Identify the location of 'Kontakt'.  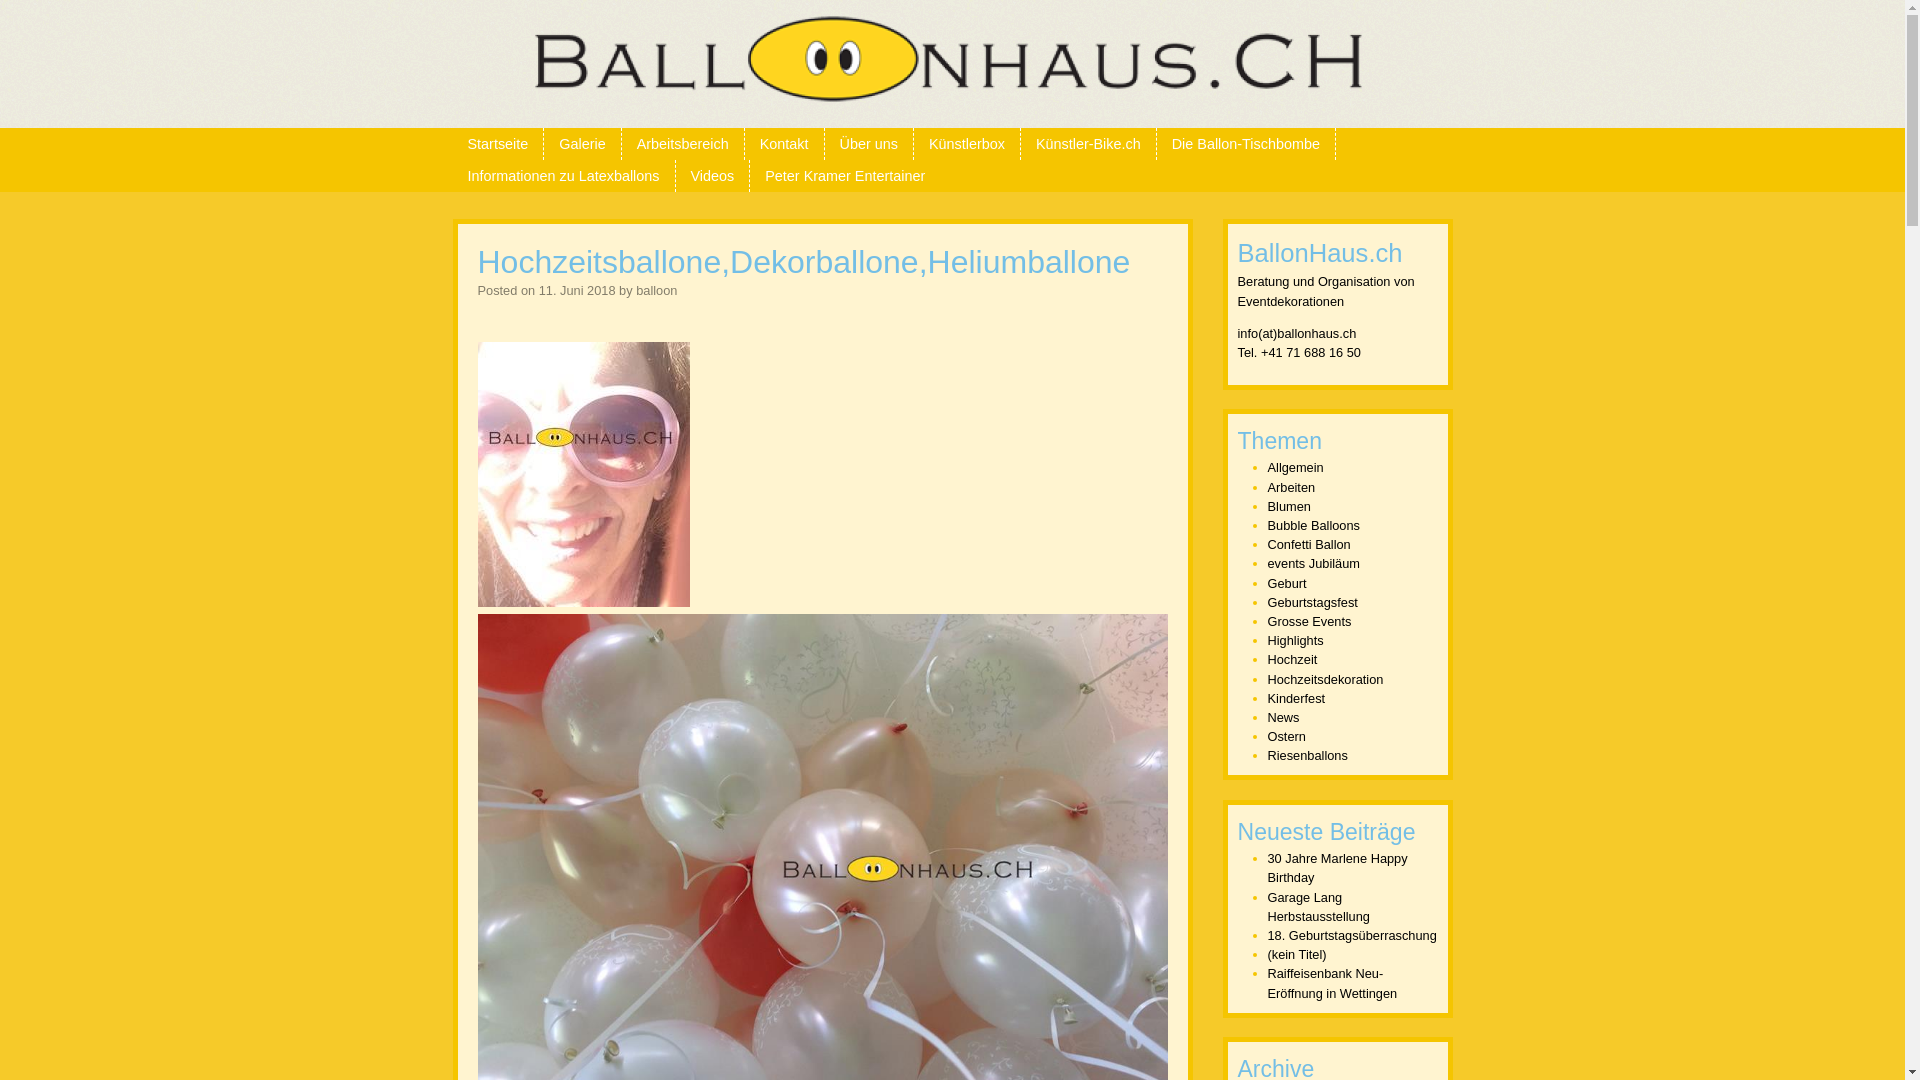
(743, 142).